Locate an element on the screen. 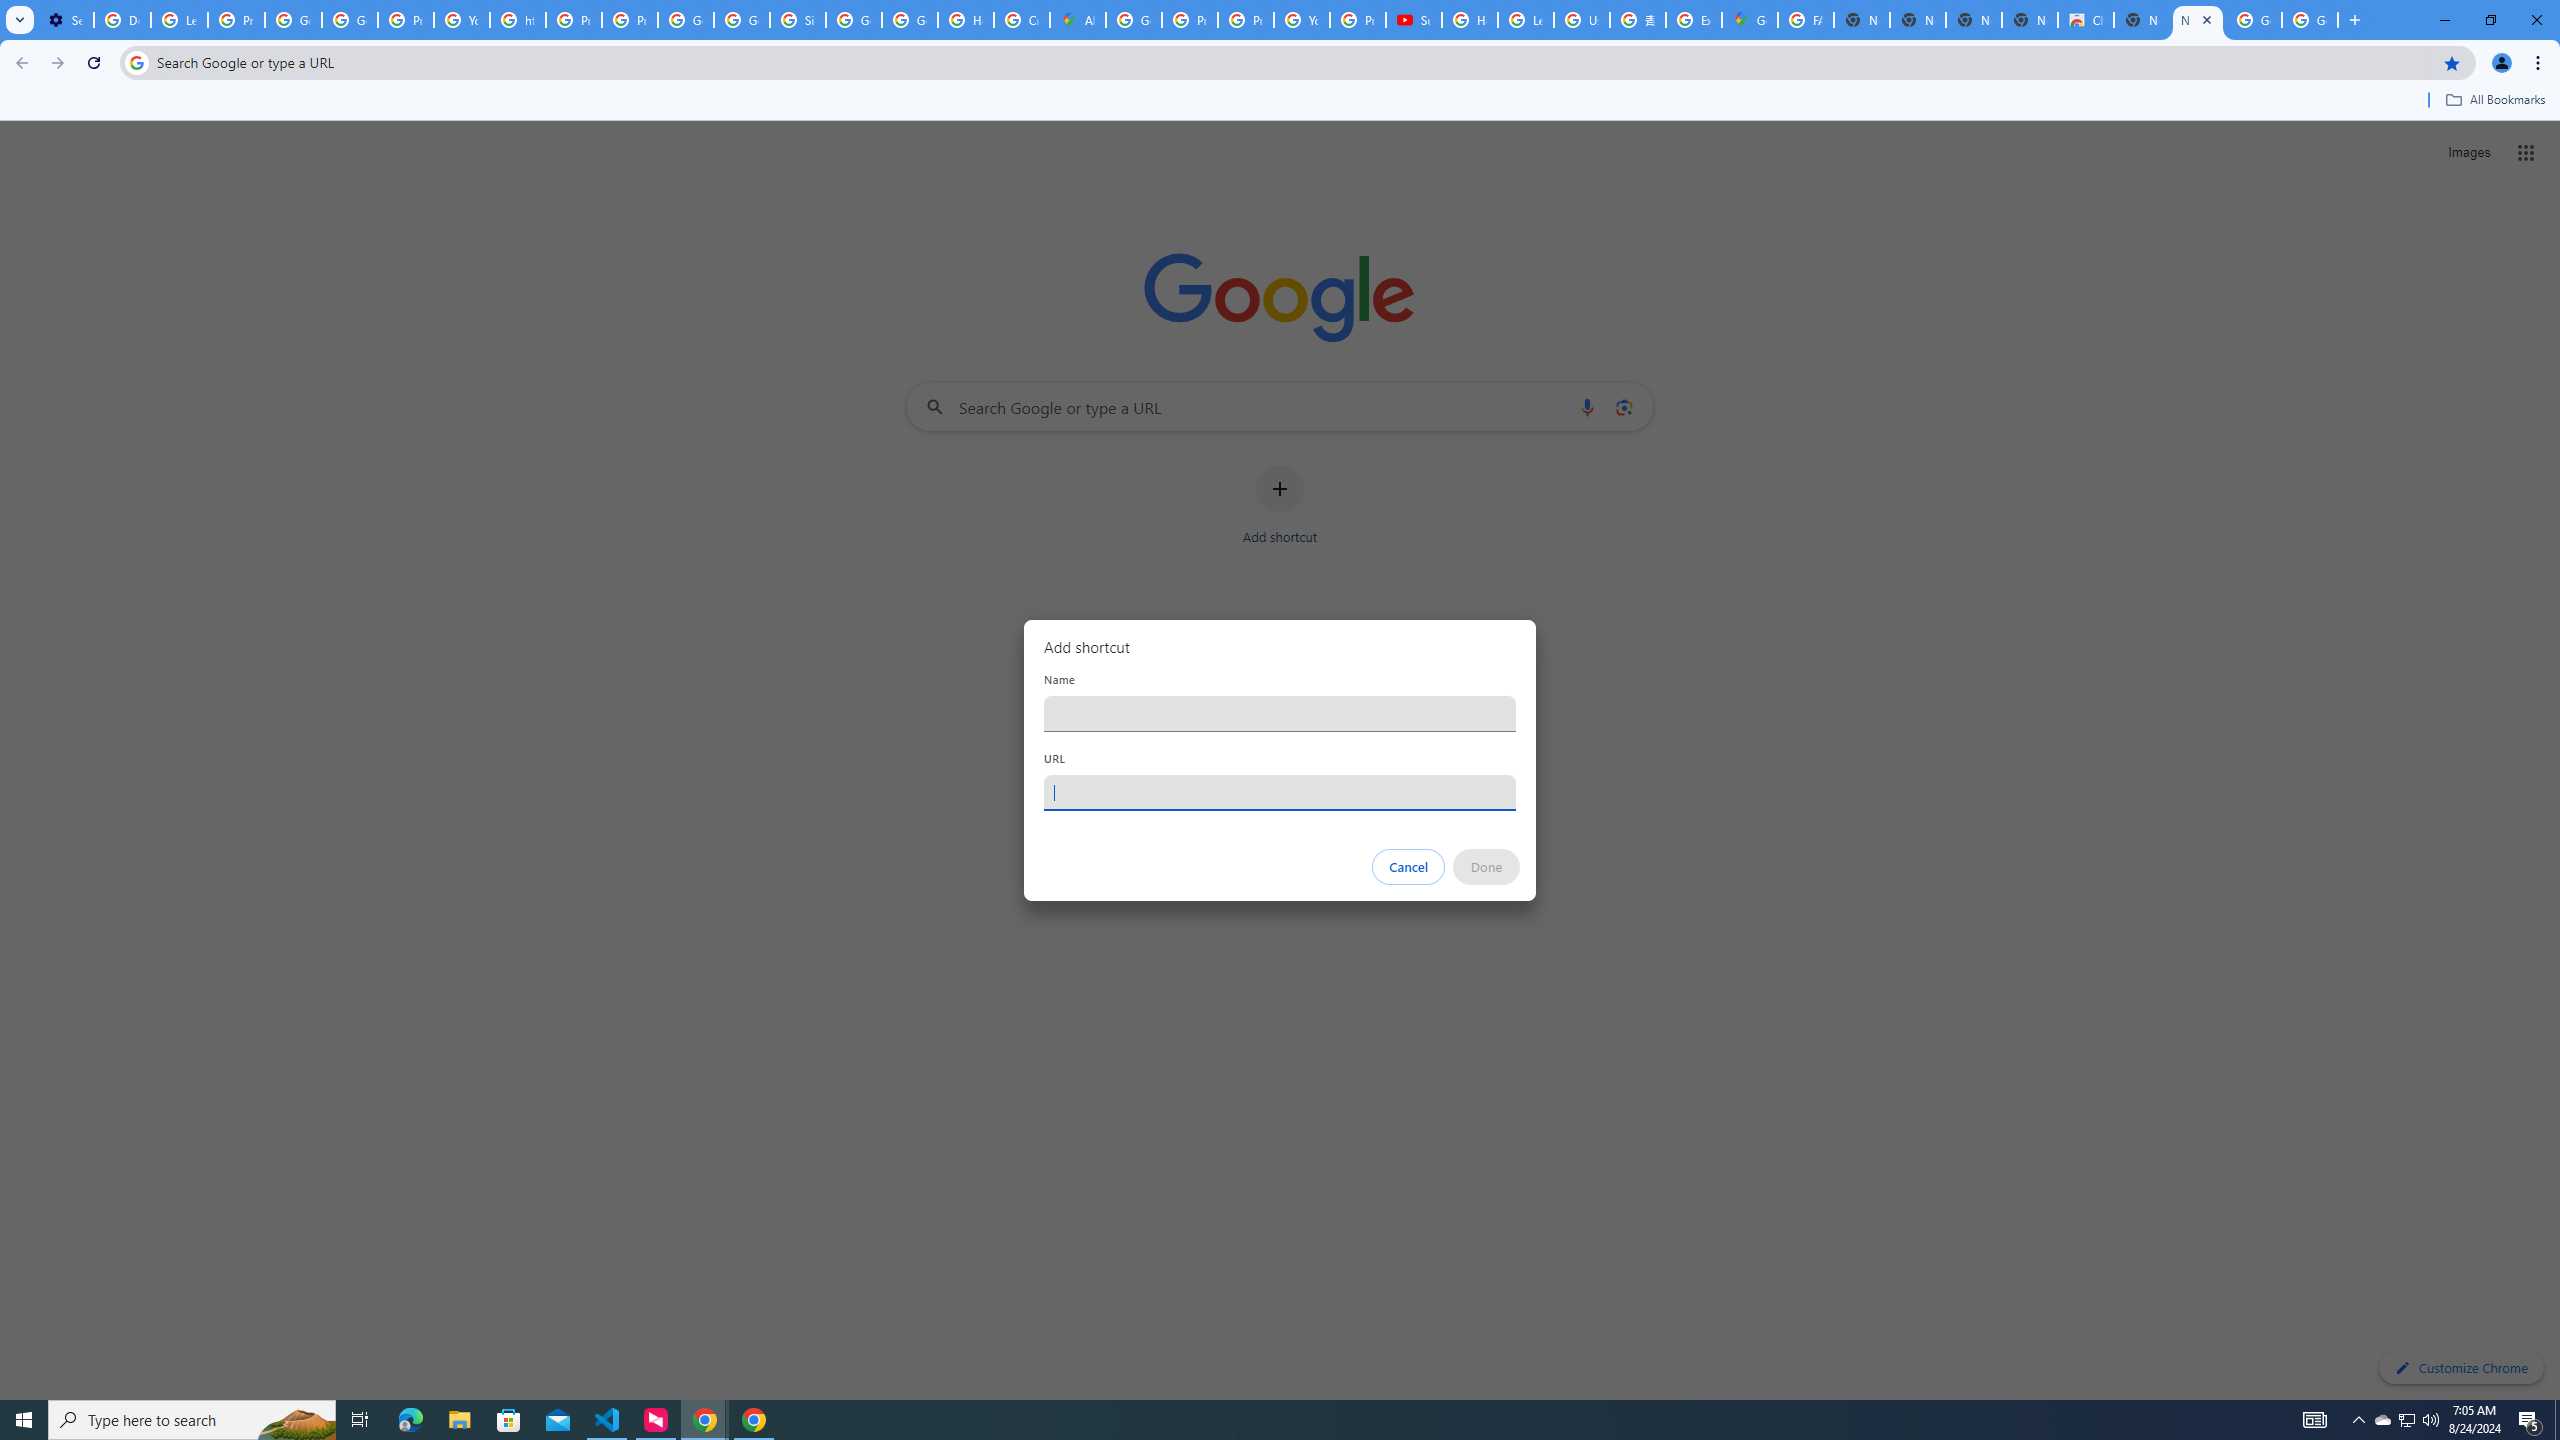 Image resolution: width=2560 pixels, height=1440 pixels. 'YouTube' is located at coordinates (1300, 19).